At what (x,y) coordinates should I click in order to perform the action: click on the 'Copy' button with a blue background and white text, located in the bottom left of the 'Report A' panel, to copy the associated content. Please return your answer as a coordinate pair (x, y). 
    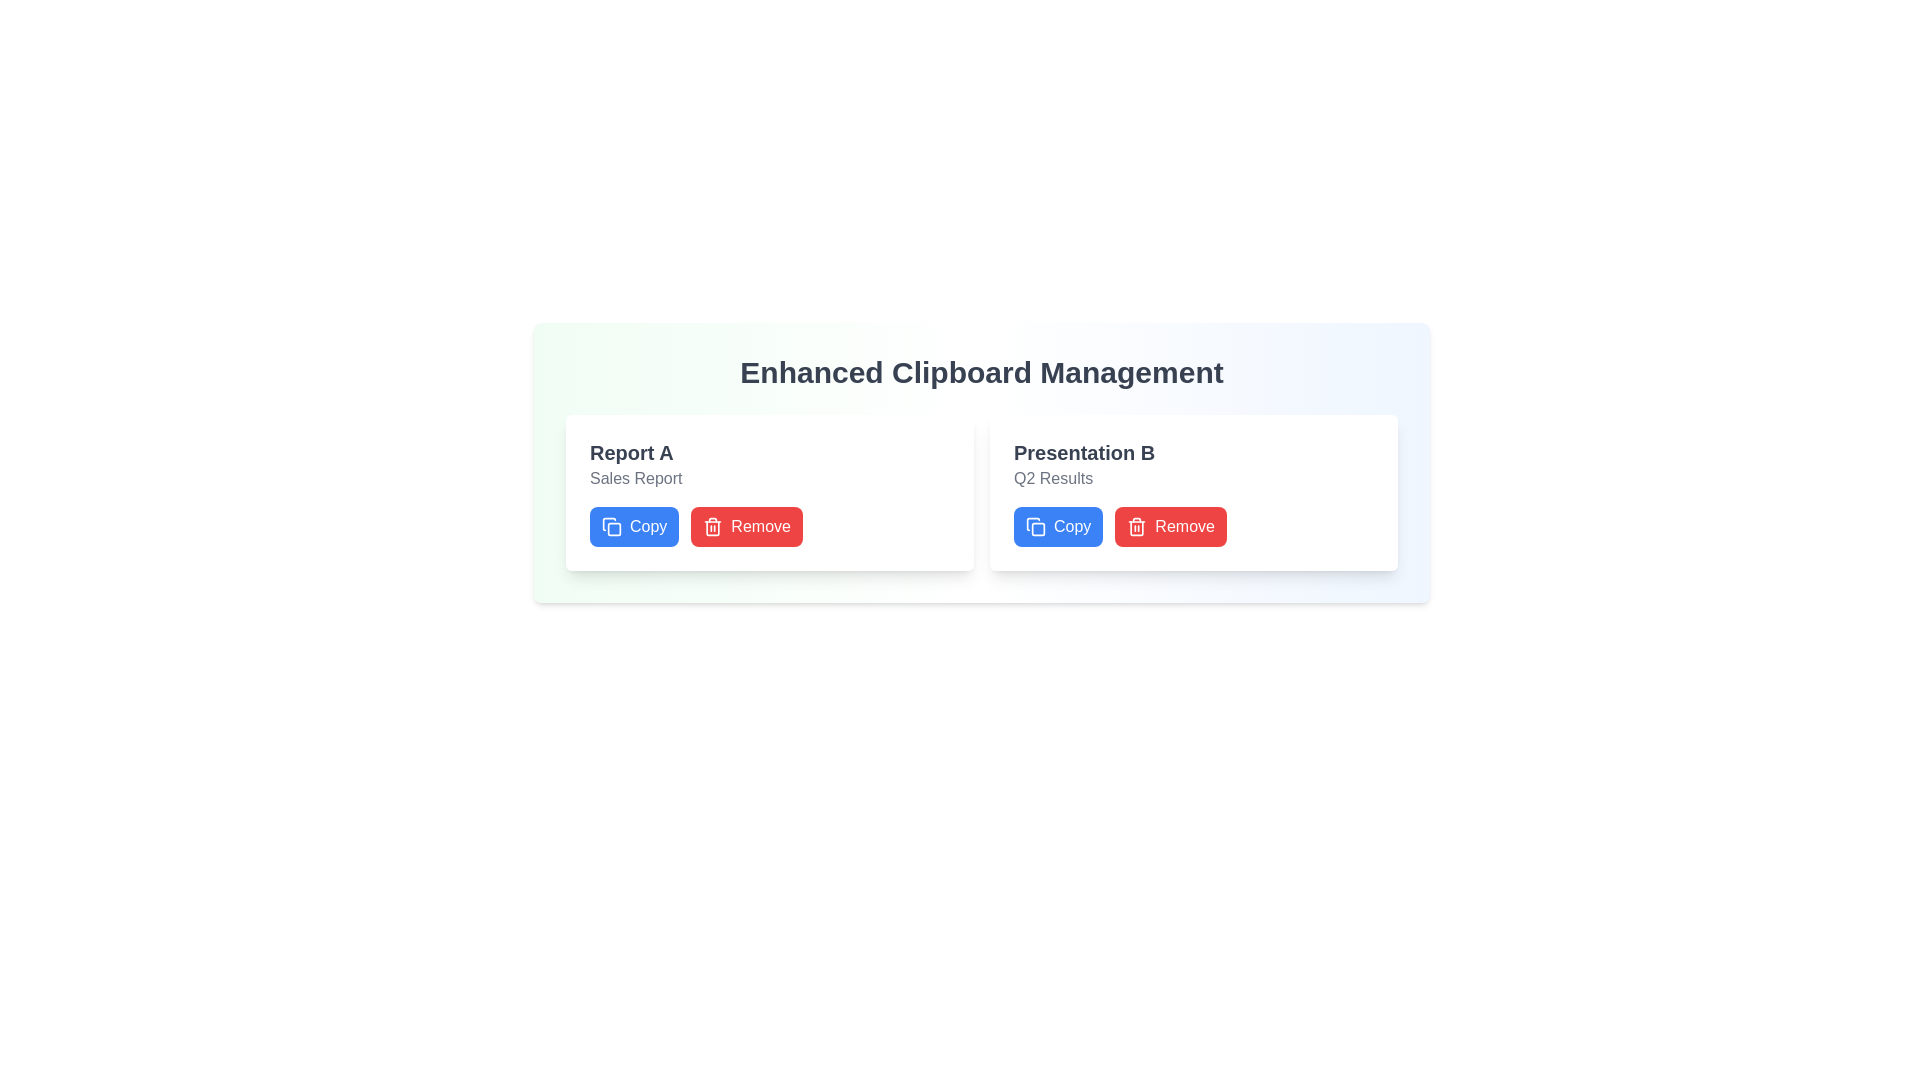
    Looking at the image, I should click on (633, 526).